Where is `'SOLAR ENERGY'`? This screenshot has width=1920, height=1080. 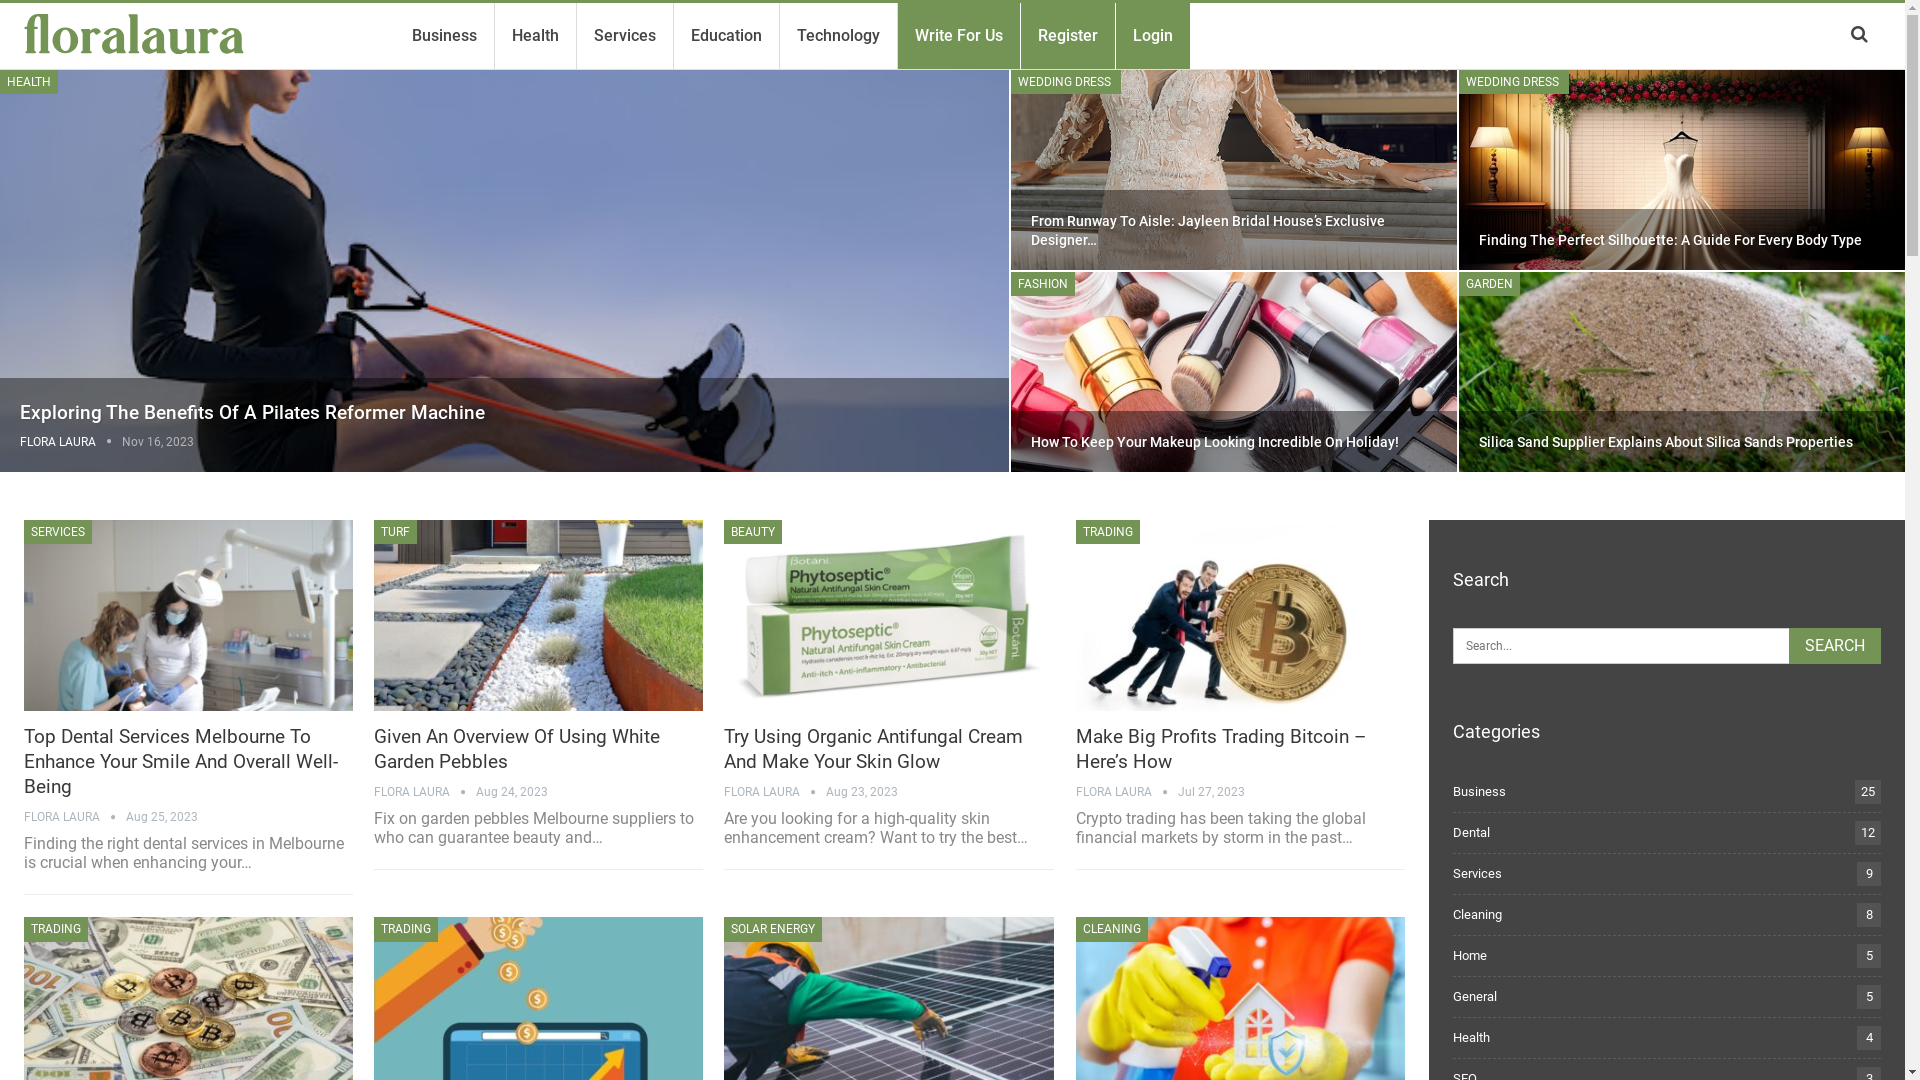
'SOLAR ENERGY' is located at coordinates (771, 929).